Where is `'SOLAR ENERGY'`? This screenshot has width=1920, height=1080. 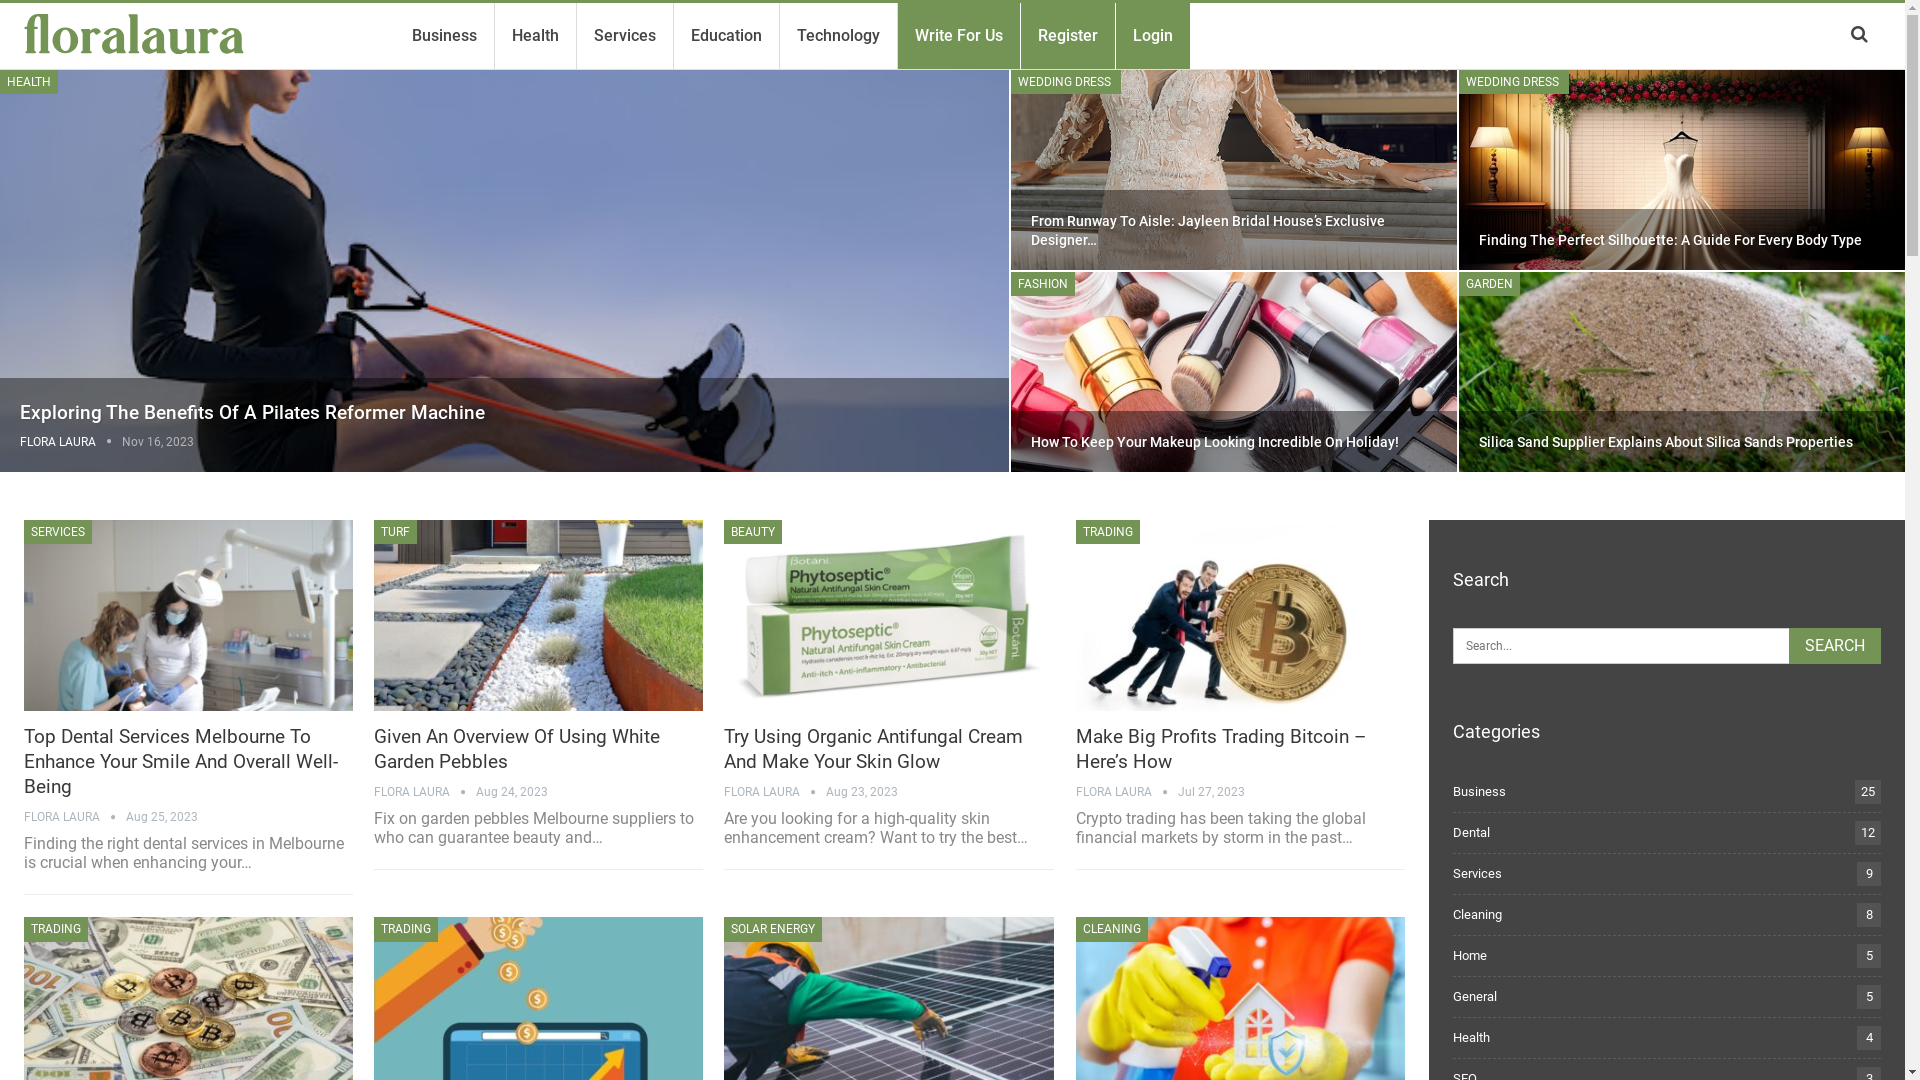
'SOLAR ENERGY' is located at coordinates (771, 929).